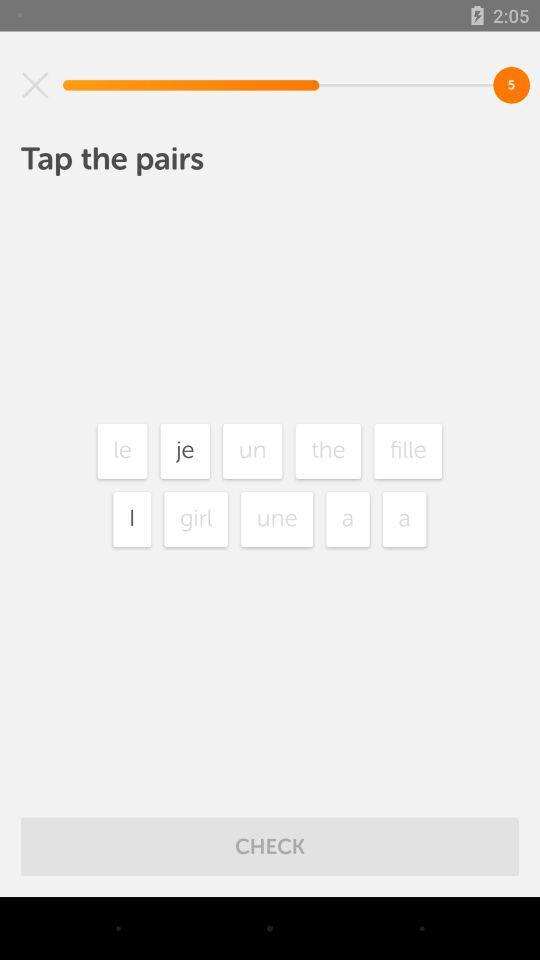 The width and height of the screenshot is (540, 960). What do you see at coordinates (132, 518) in the screenshot?
I see `icon next to girl icon` at bounding box center [132, 518].